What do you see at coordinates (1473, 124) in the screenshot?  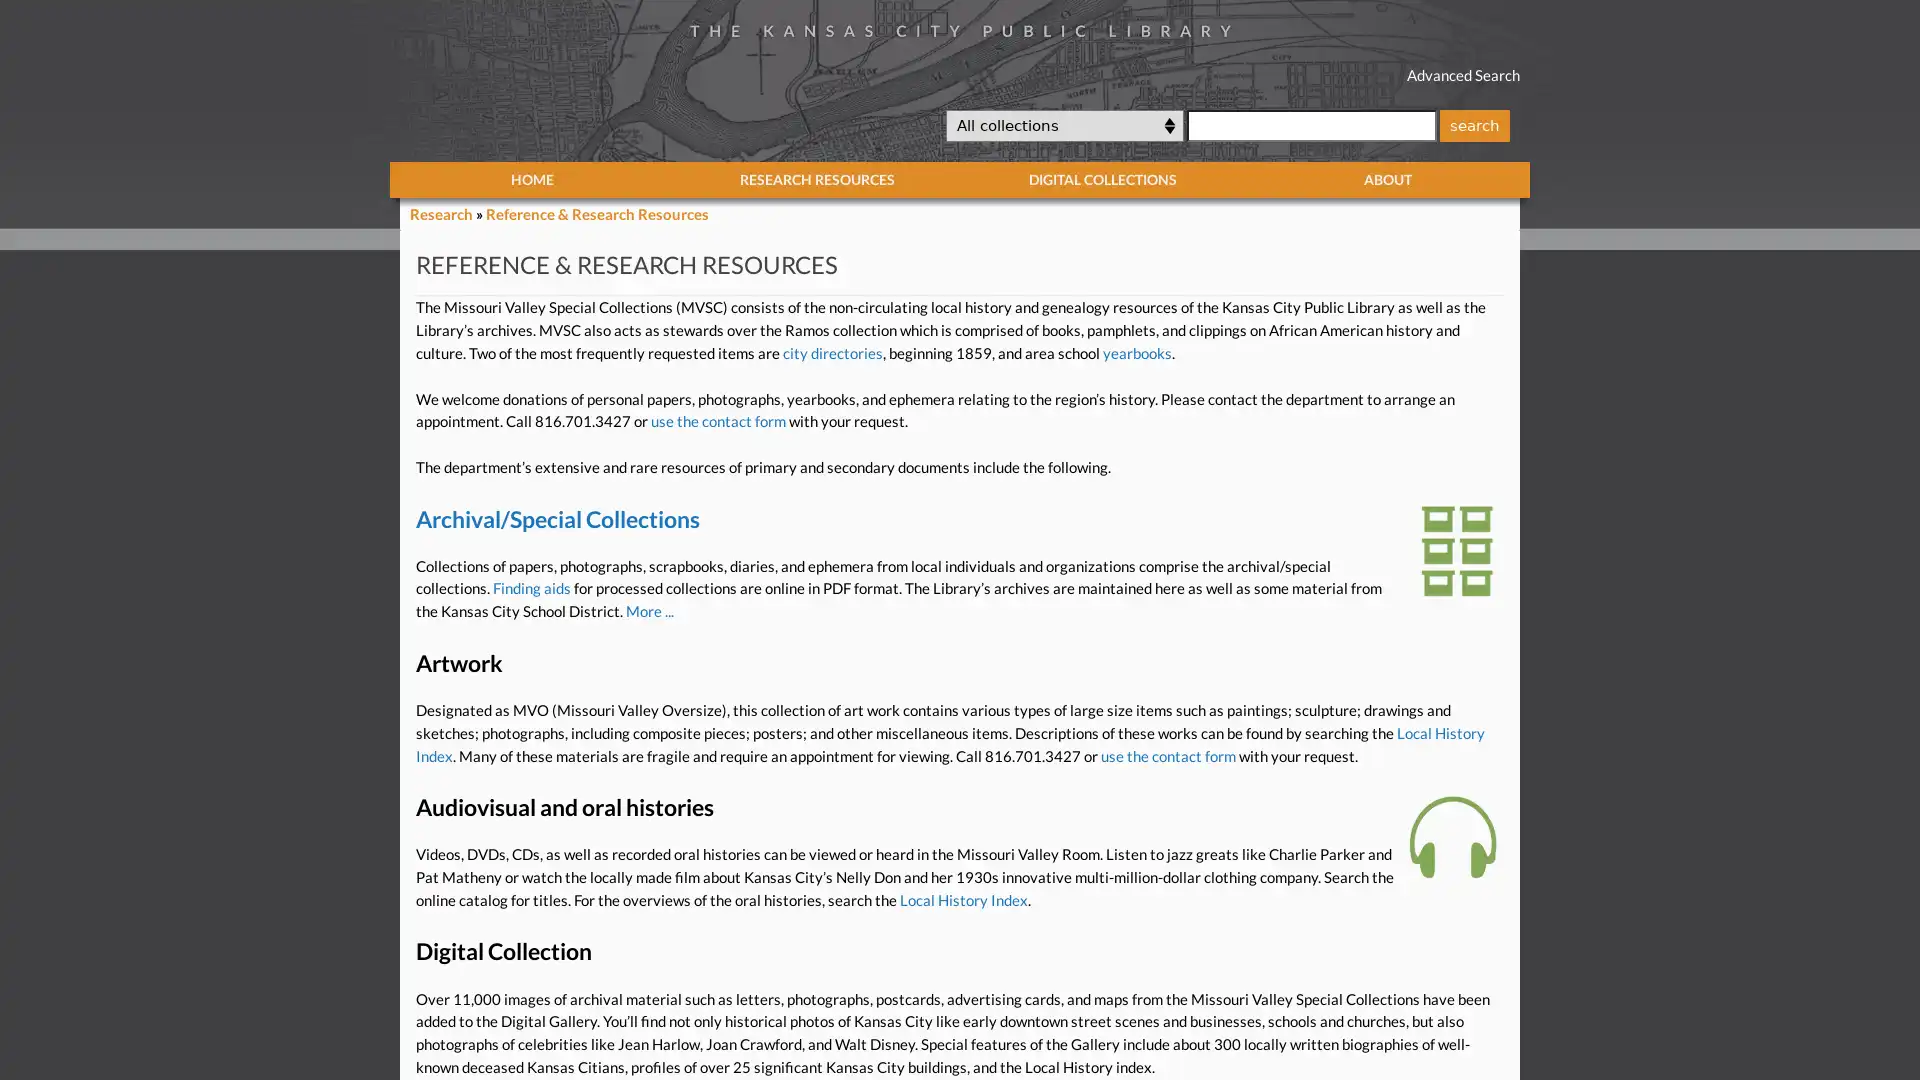 I see `search` at bounding box center [1473, 124].